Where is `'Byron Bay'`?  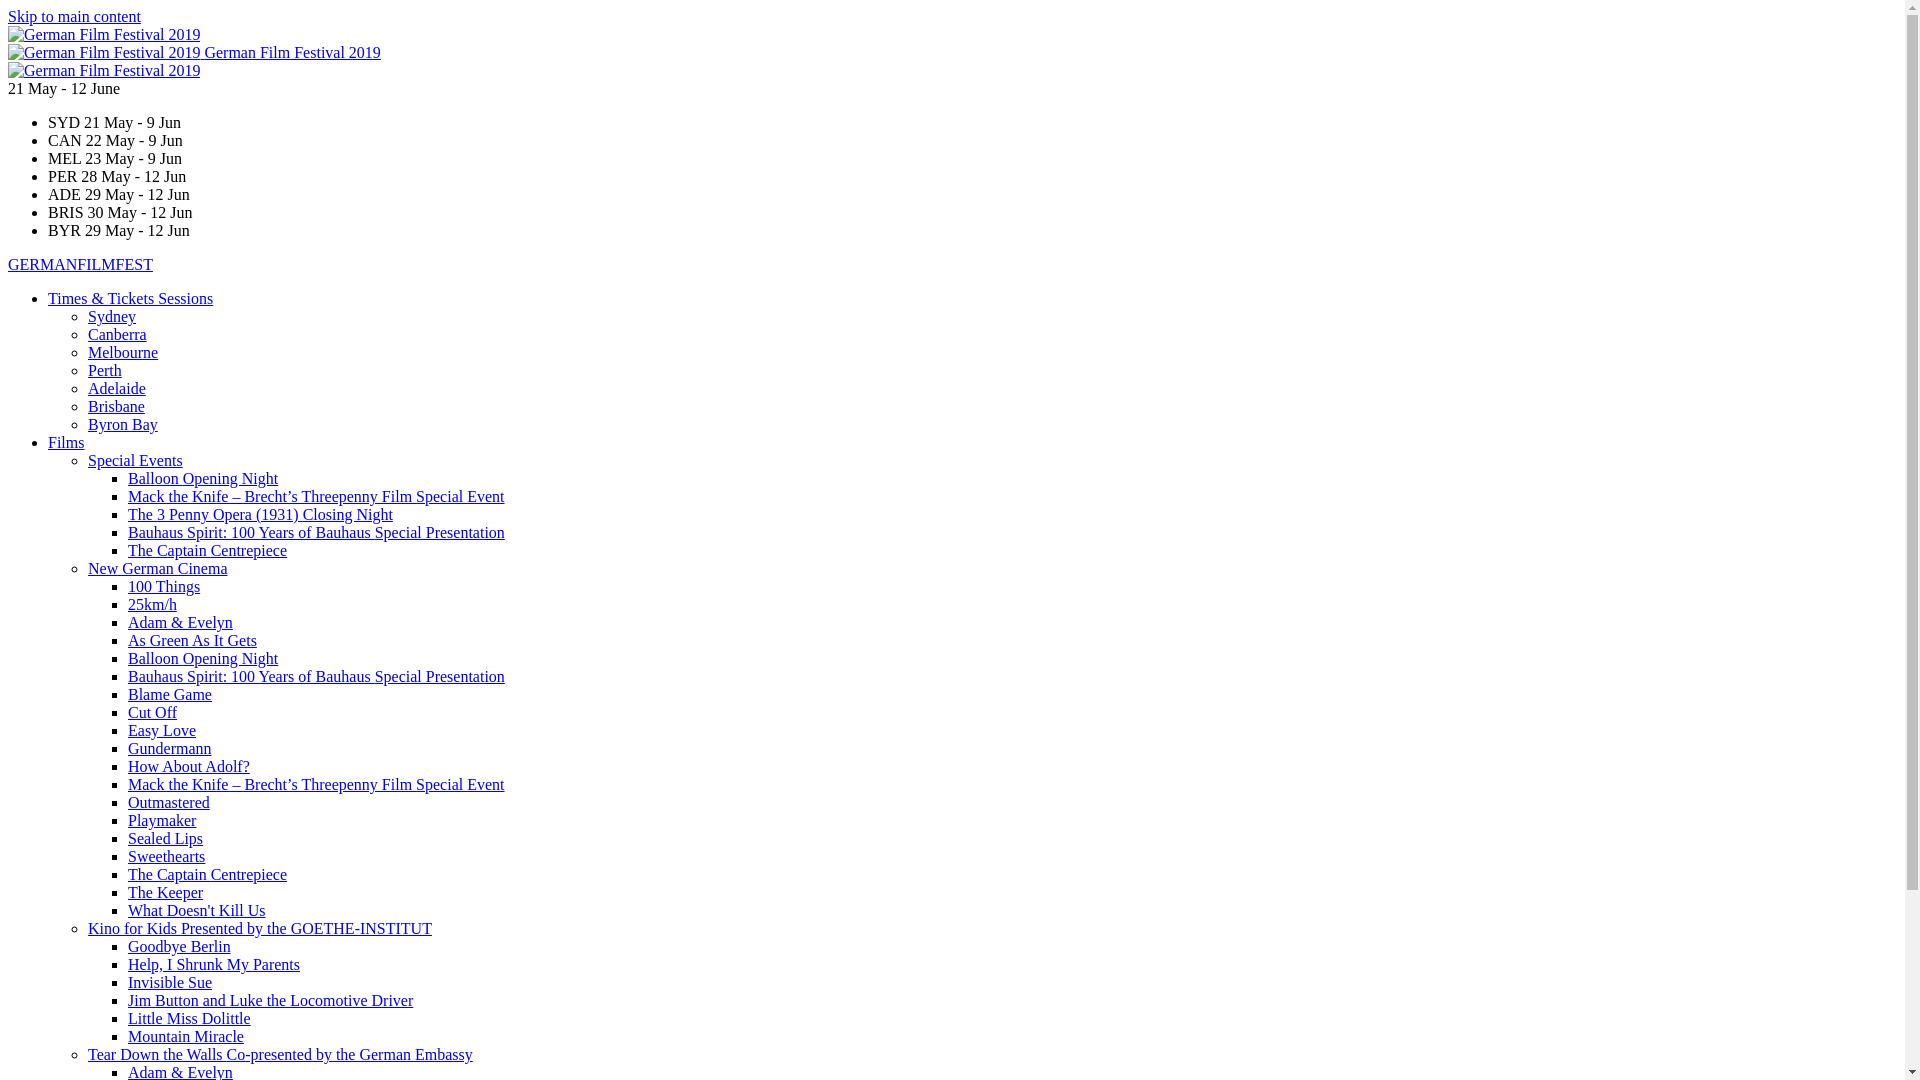 'Byron Bay' is located at coordinates (122, 423).